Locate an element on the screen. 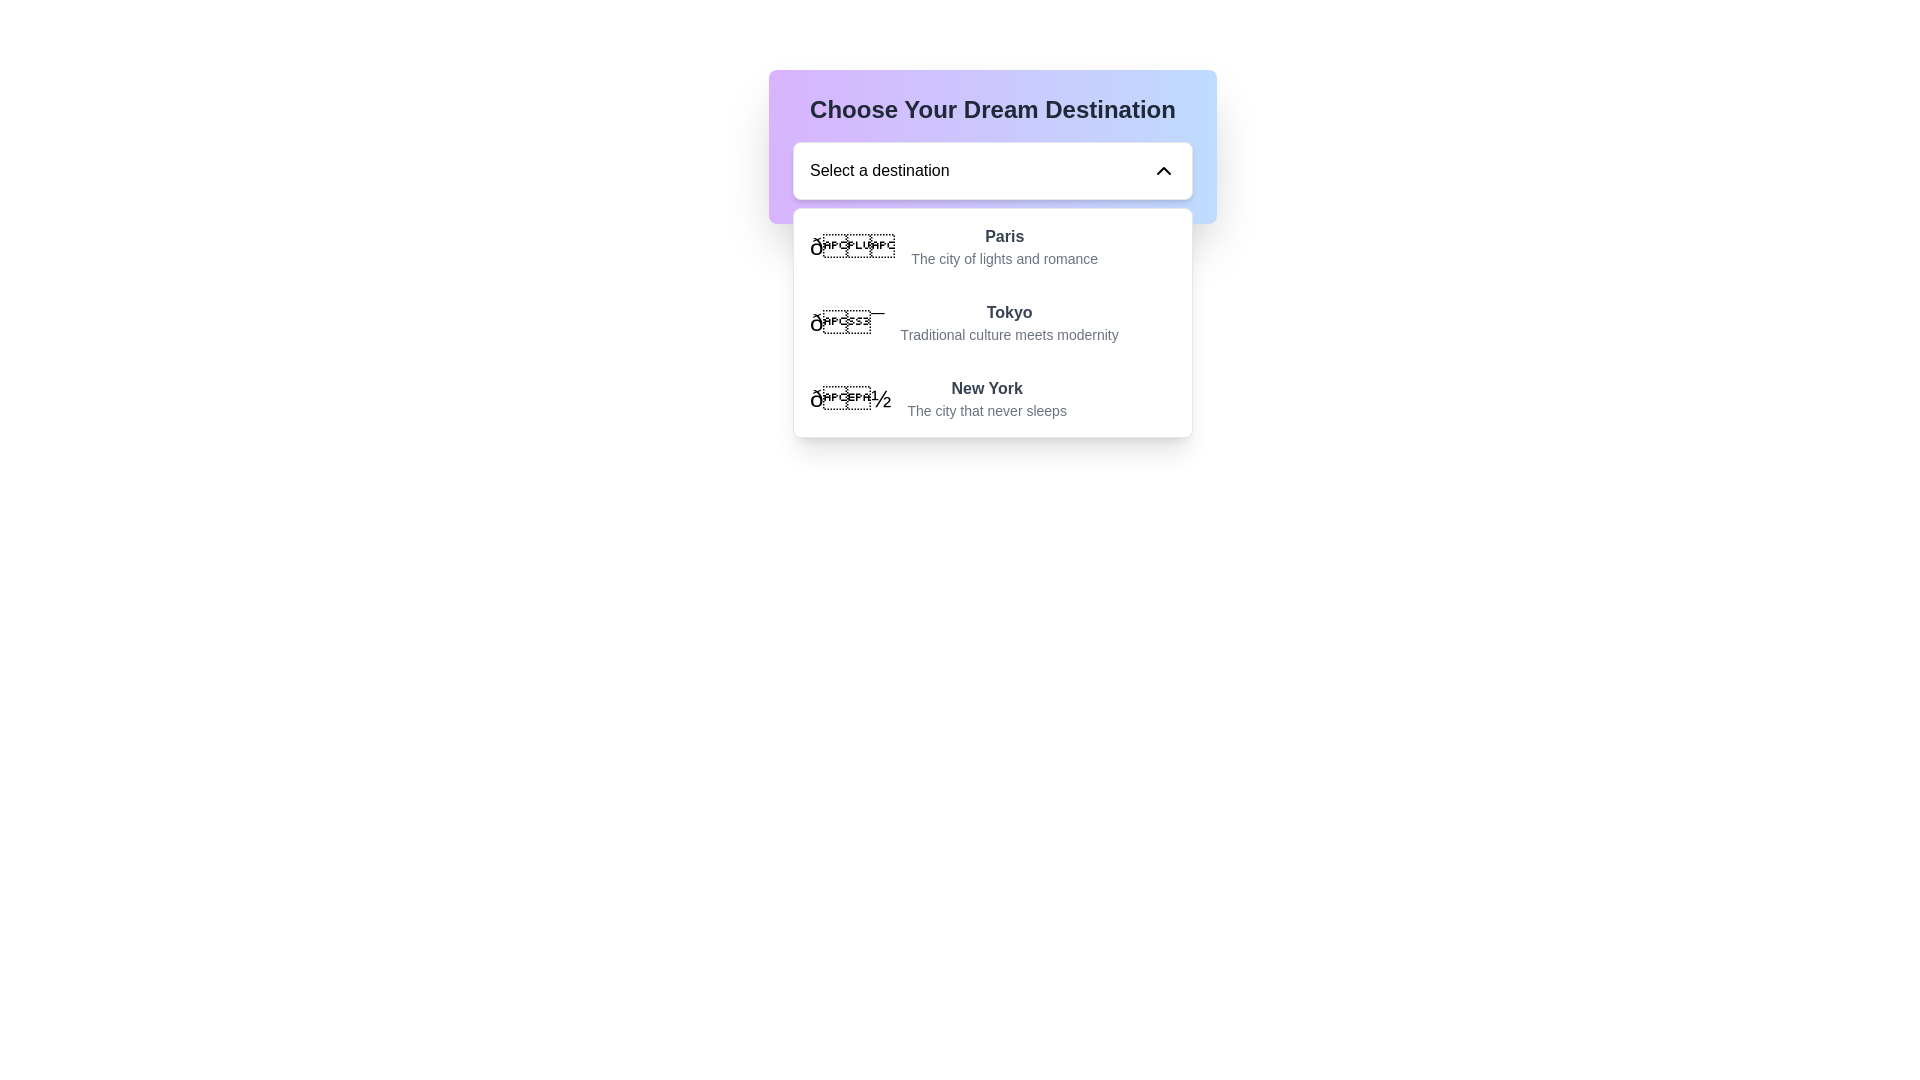 Image resolution: width=1920 pixels, height=1080 pixels. the 'Tokyo' dropdown menu option, which features a bold header and is positioned between the 'Paris' and 'New York' options is located at coordinates (1009, 322).